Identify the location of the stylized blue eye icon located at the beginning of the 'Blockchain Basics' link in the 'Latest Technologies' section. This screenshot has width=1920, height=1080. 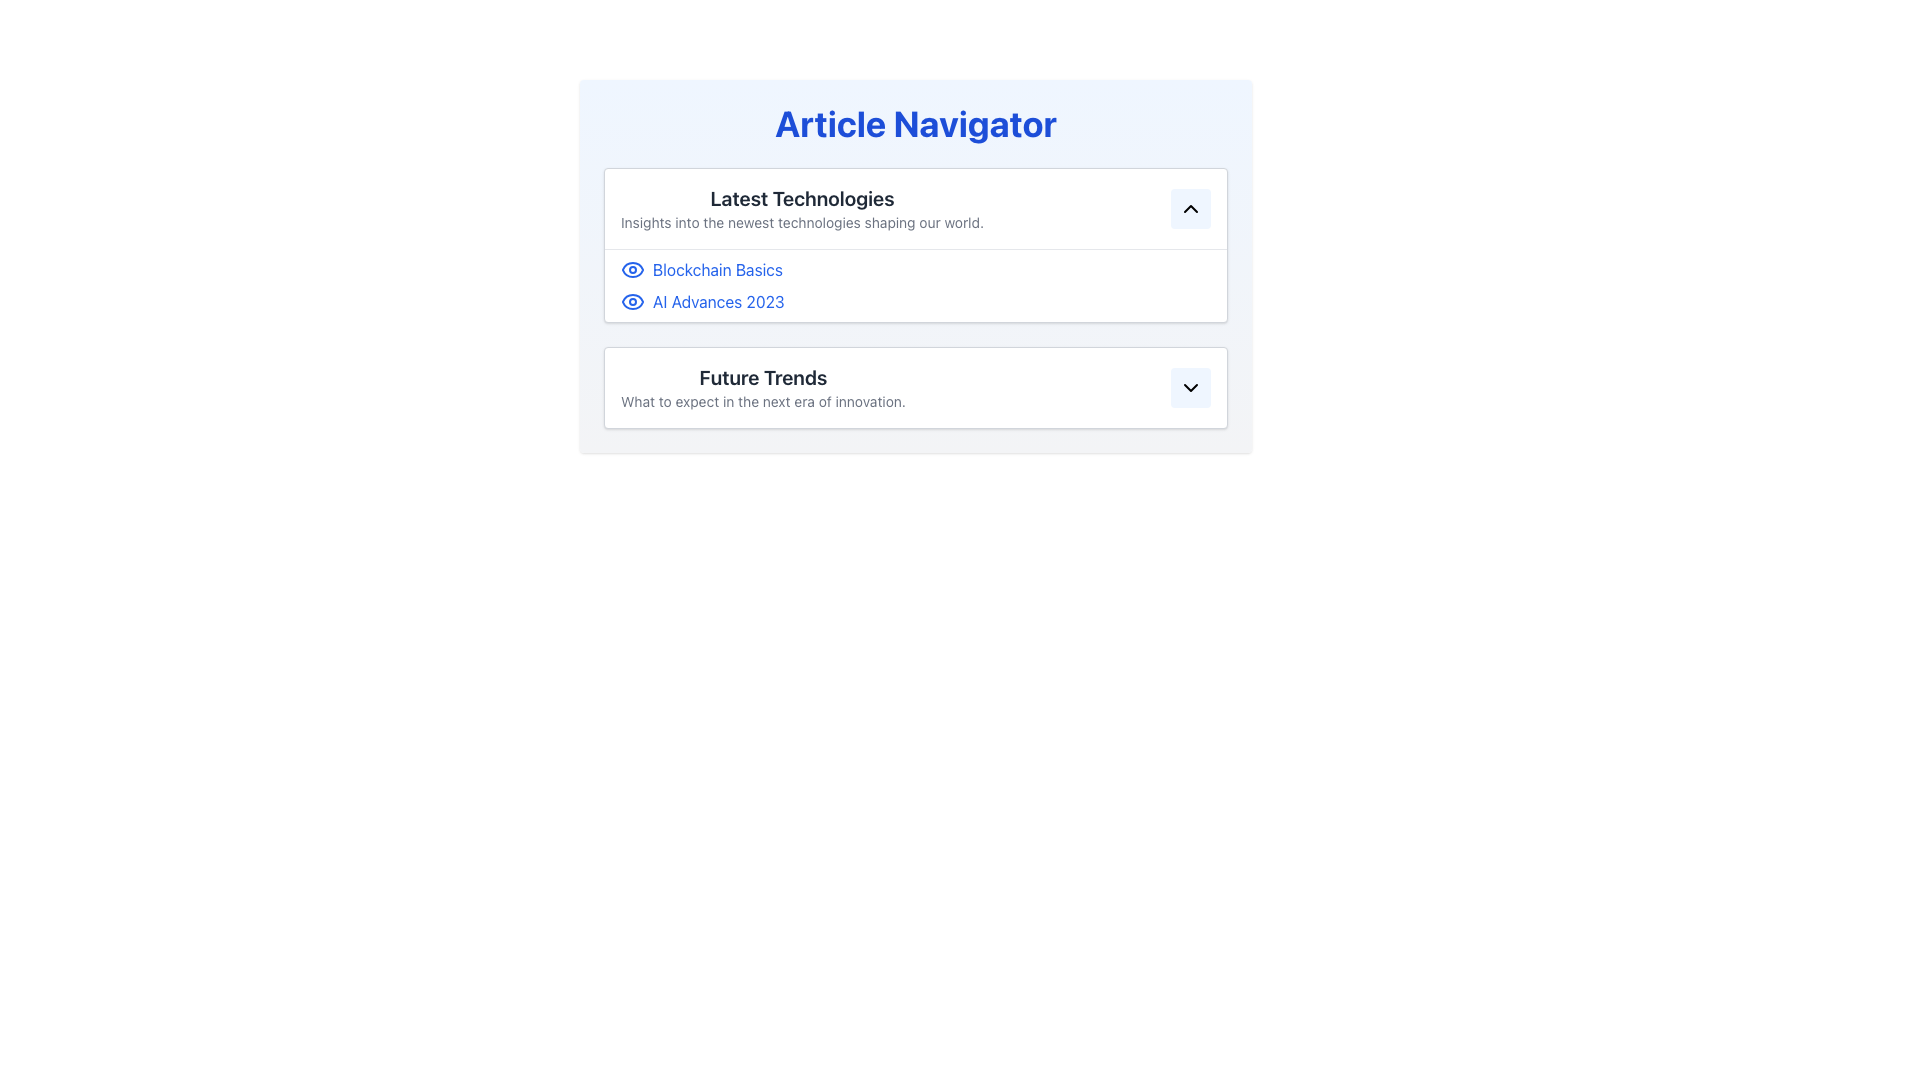
(632, 270).